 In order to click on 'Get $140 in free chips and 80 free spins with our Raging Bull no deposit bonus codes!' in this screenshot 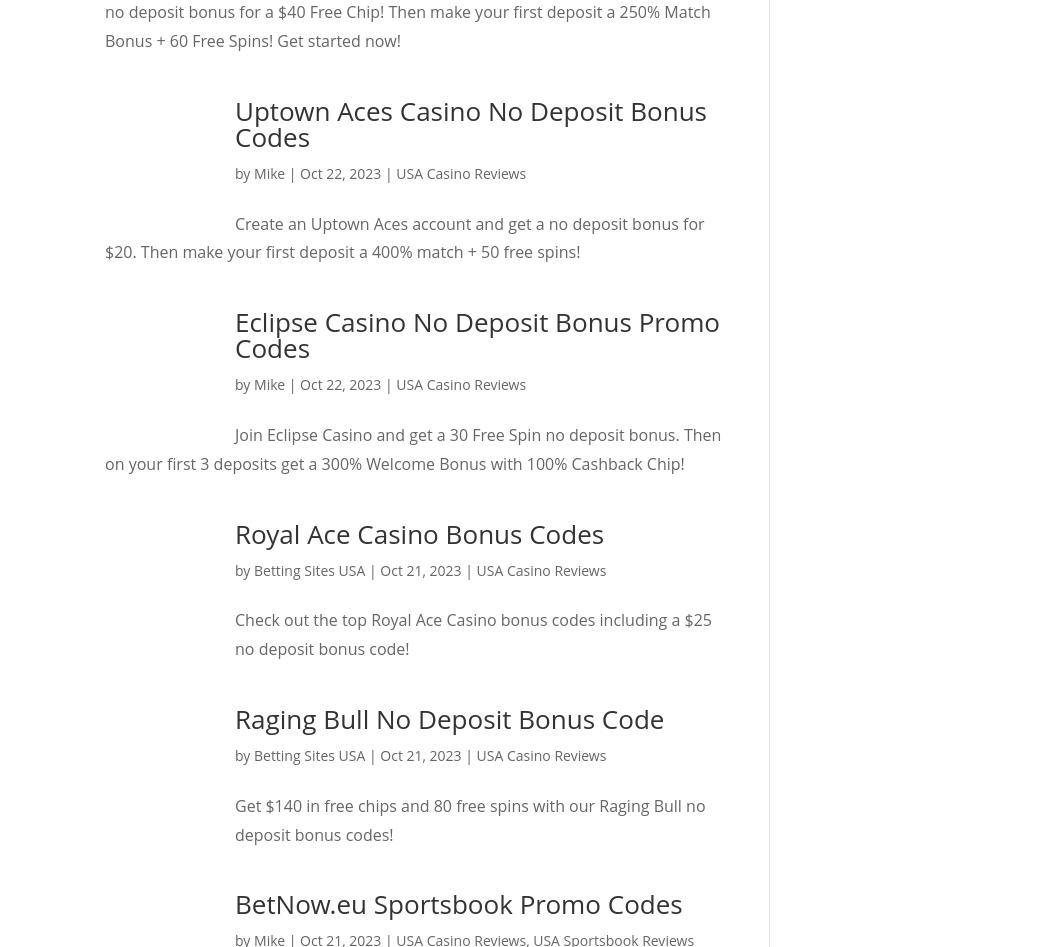, I will do `click(469, 819)`.